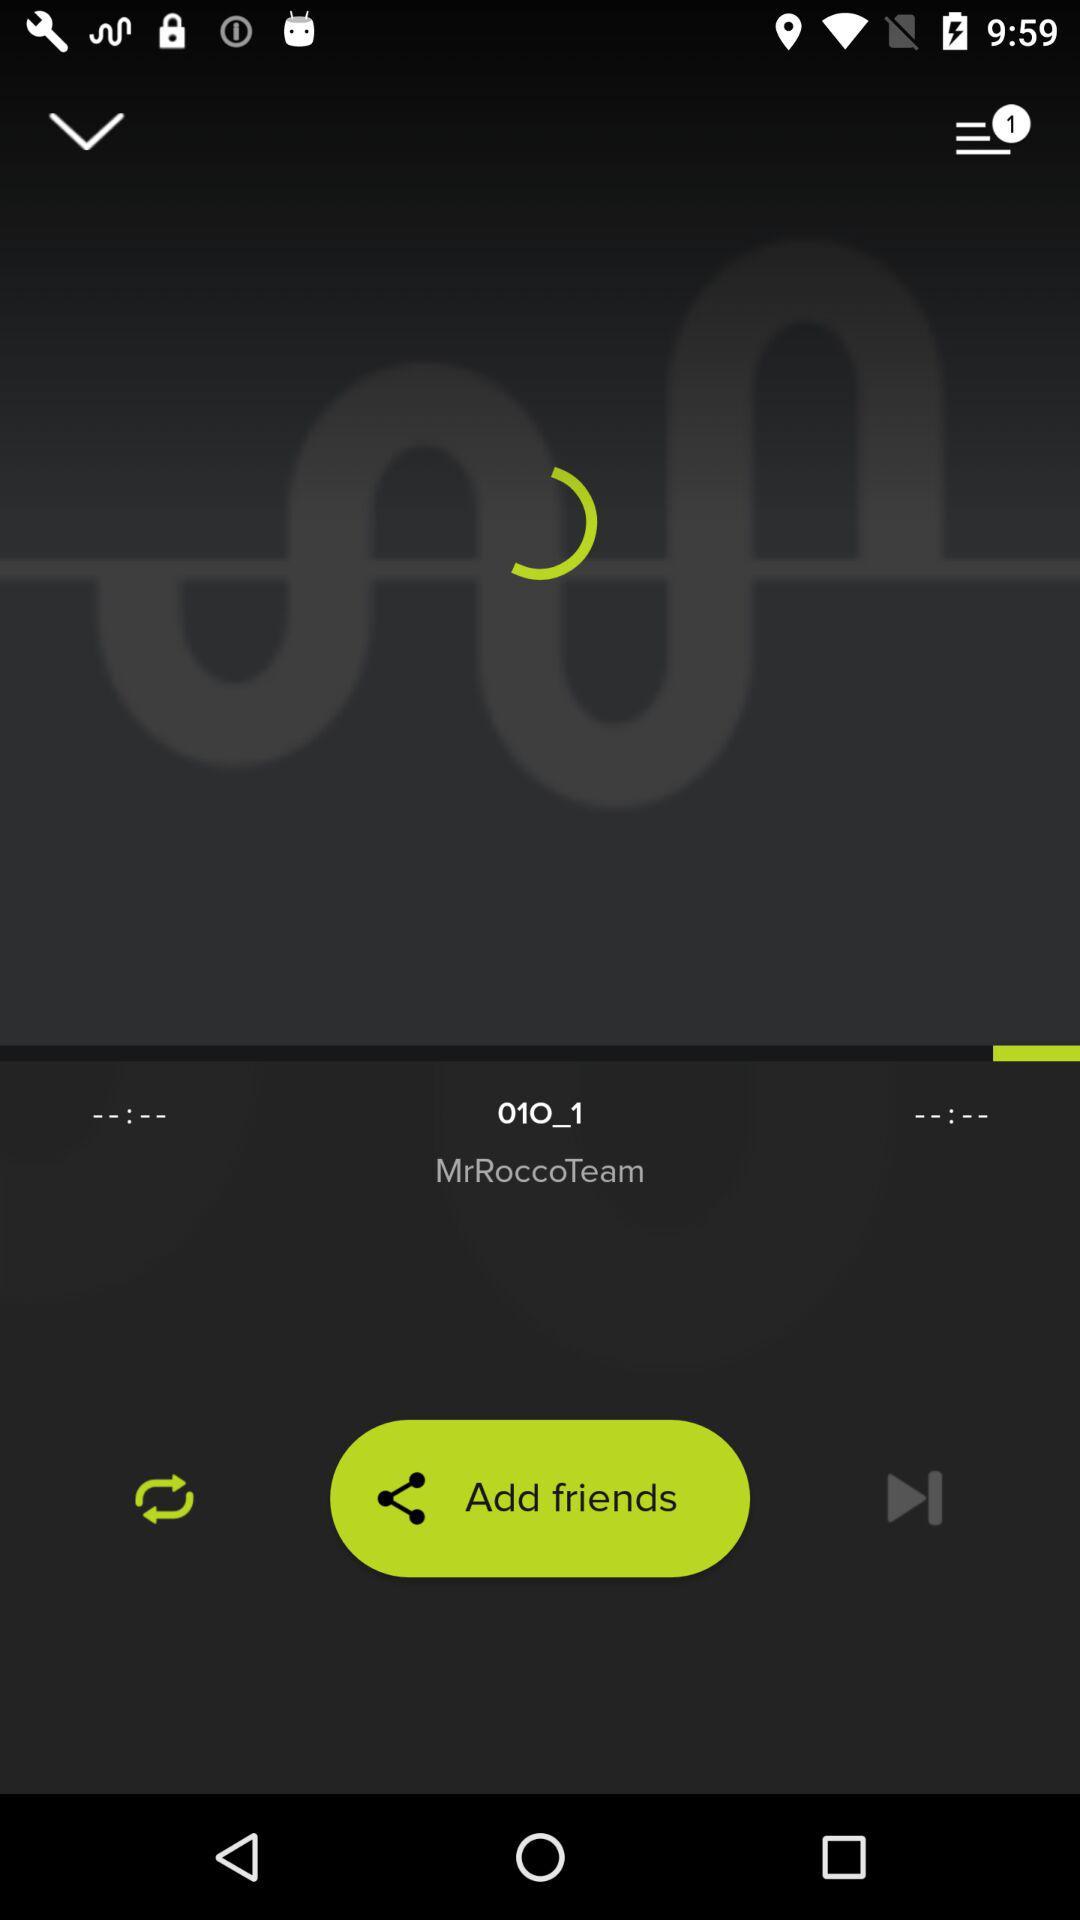 The height and width of the screenshot is (1920, 1080). What do you see at coordinates (85, 130) in the screenshot?
I see `the expand_more icon` at bounding box center [85, 130].